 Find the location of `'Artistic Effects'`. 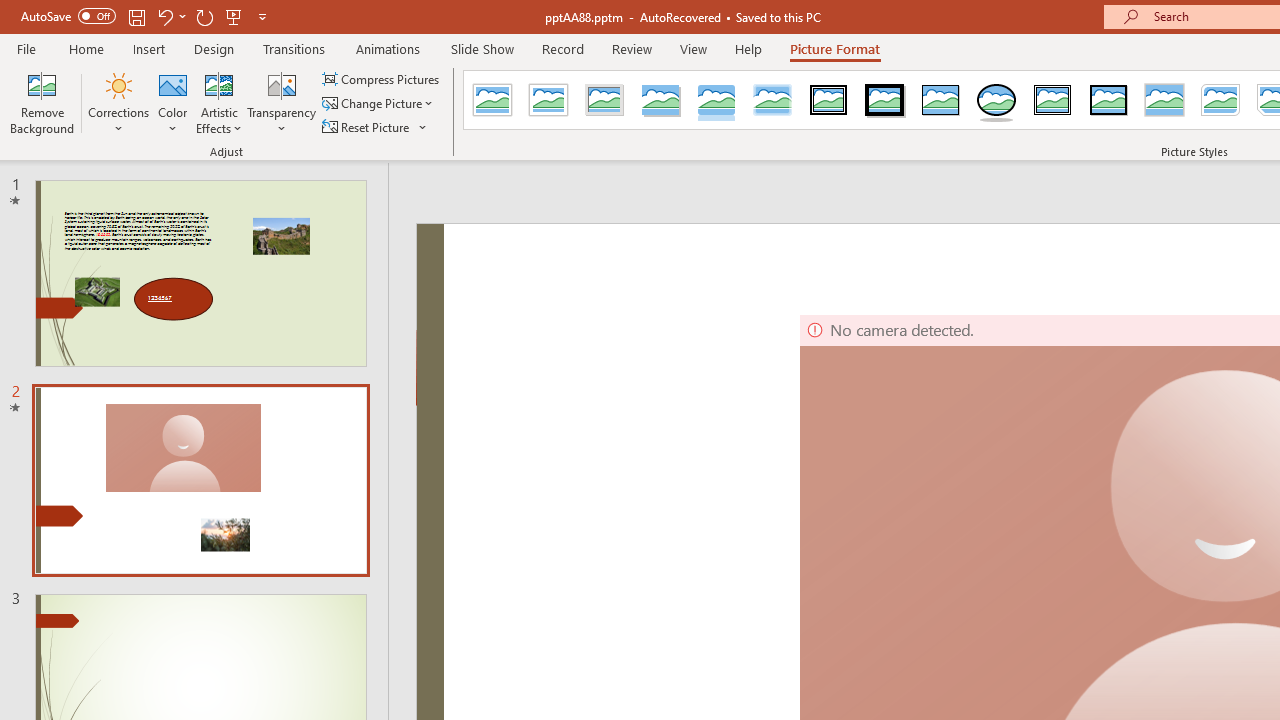

'Artistic Effects' is located at coordinates (219, 103).